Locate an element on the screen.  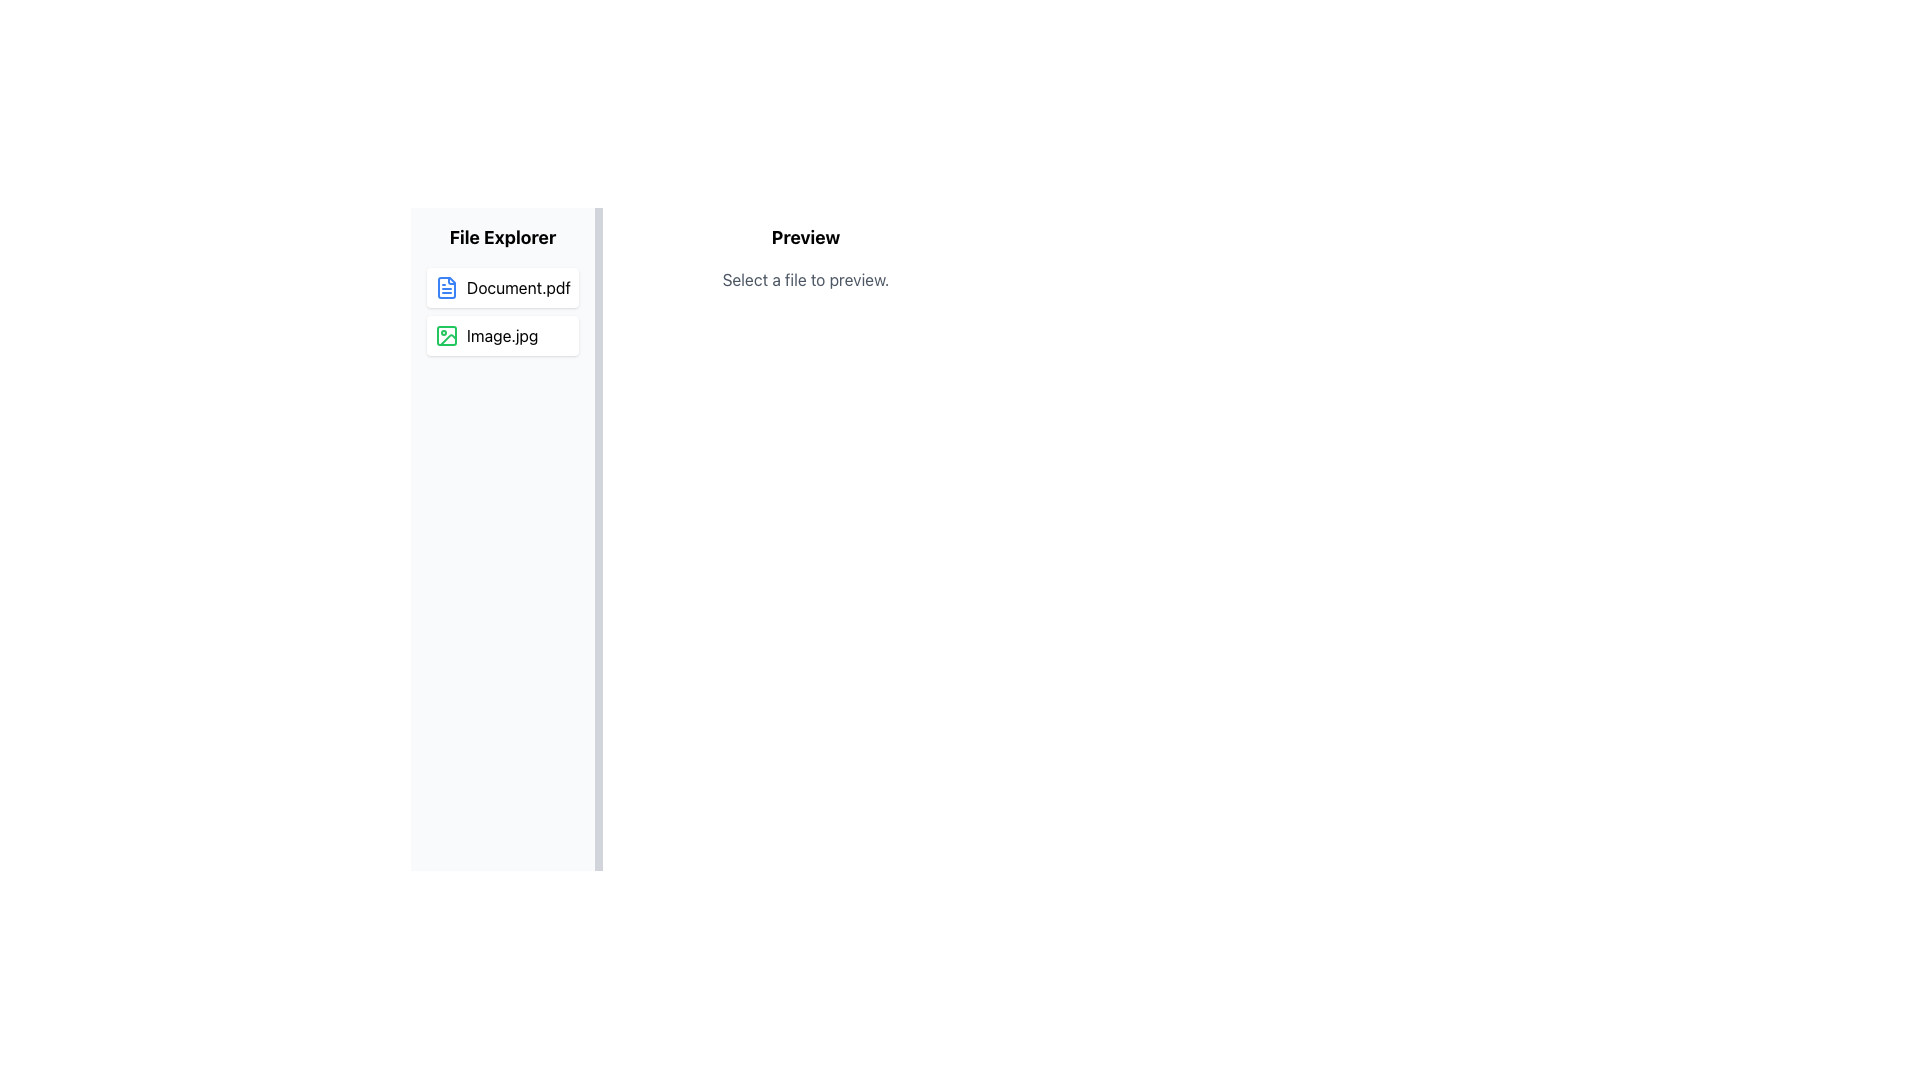
the first selectable list item in the 'File Explorer' section, which resembles a white rectangular card with a document file icon and the text 'Document.pdf' is located at coordinates (503, 288).